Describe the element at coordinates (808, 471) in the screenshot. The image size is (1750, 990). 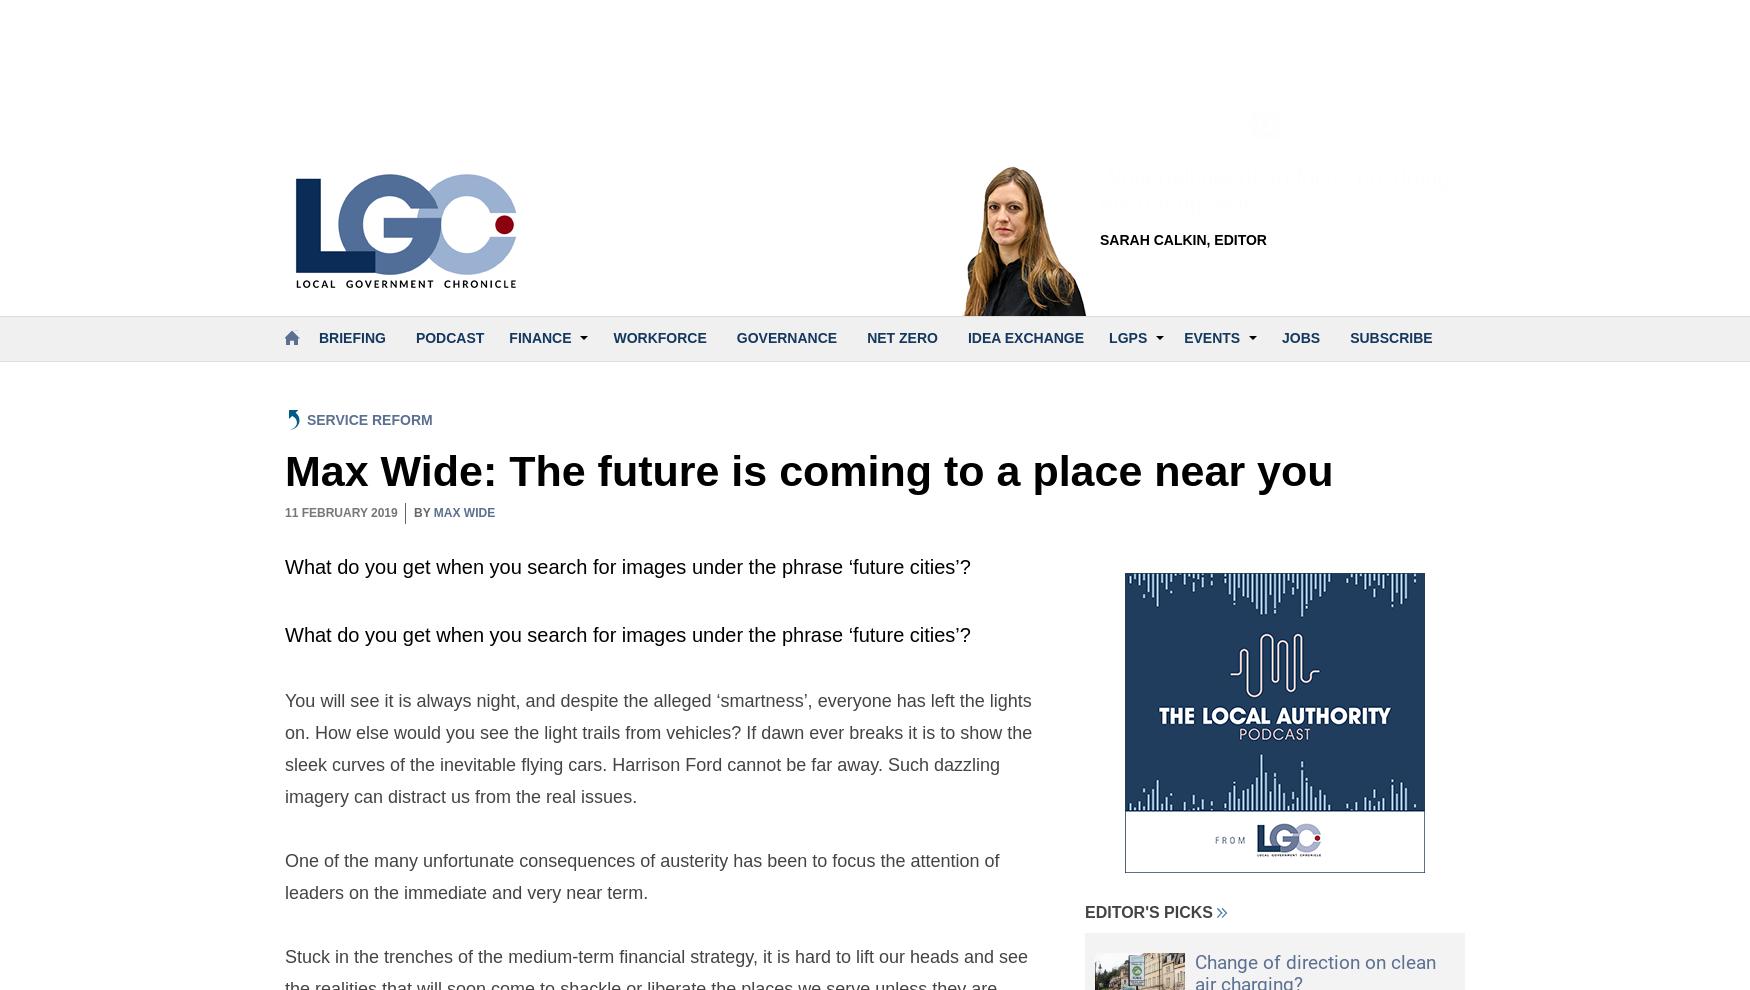
I see `'Max Wide: The future is coming to a place near you'` at that location.